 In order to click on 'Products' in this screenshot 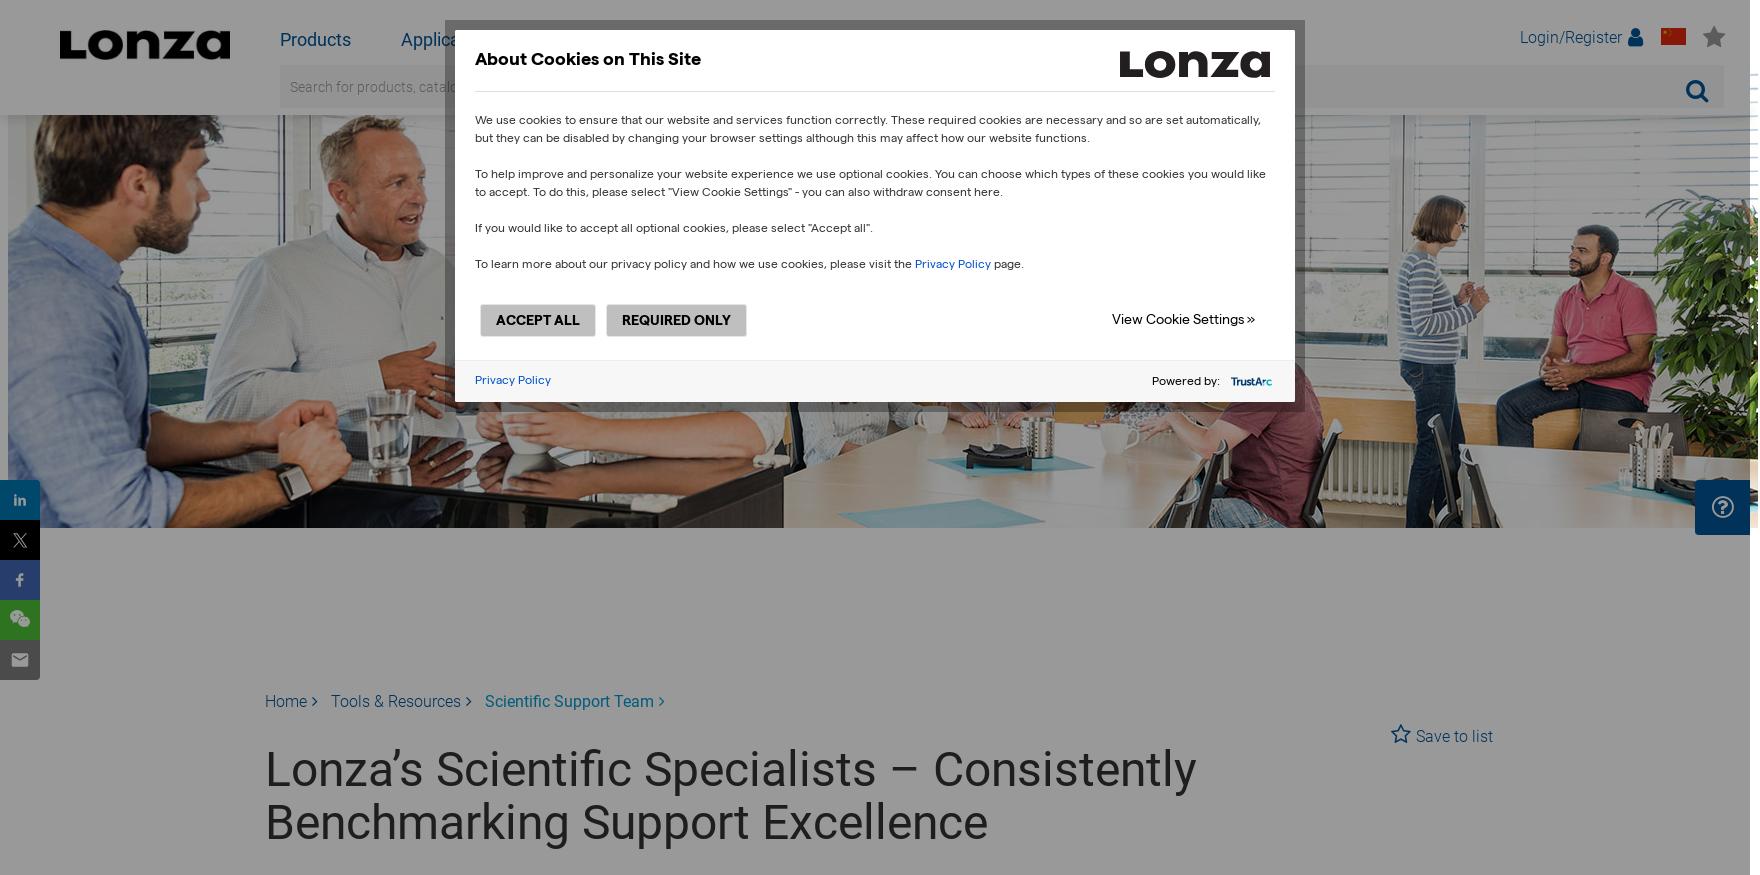, I will do `click(314, 38)`.